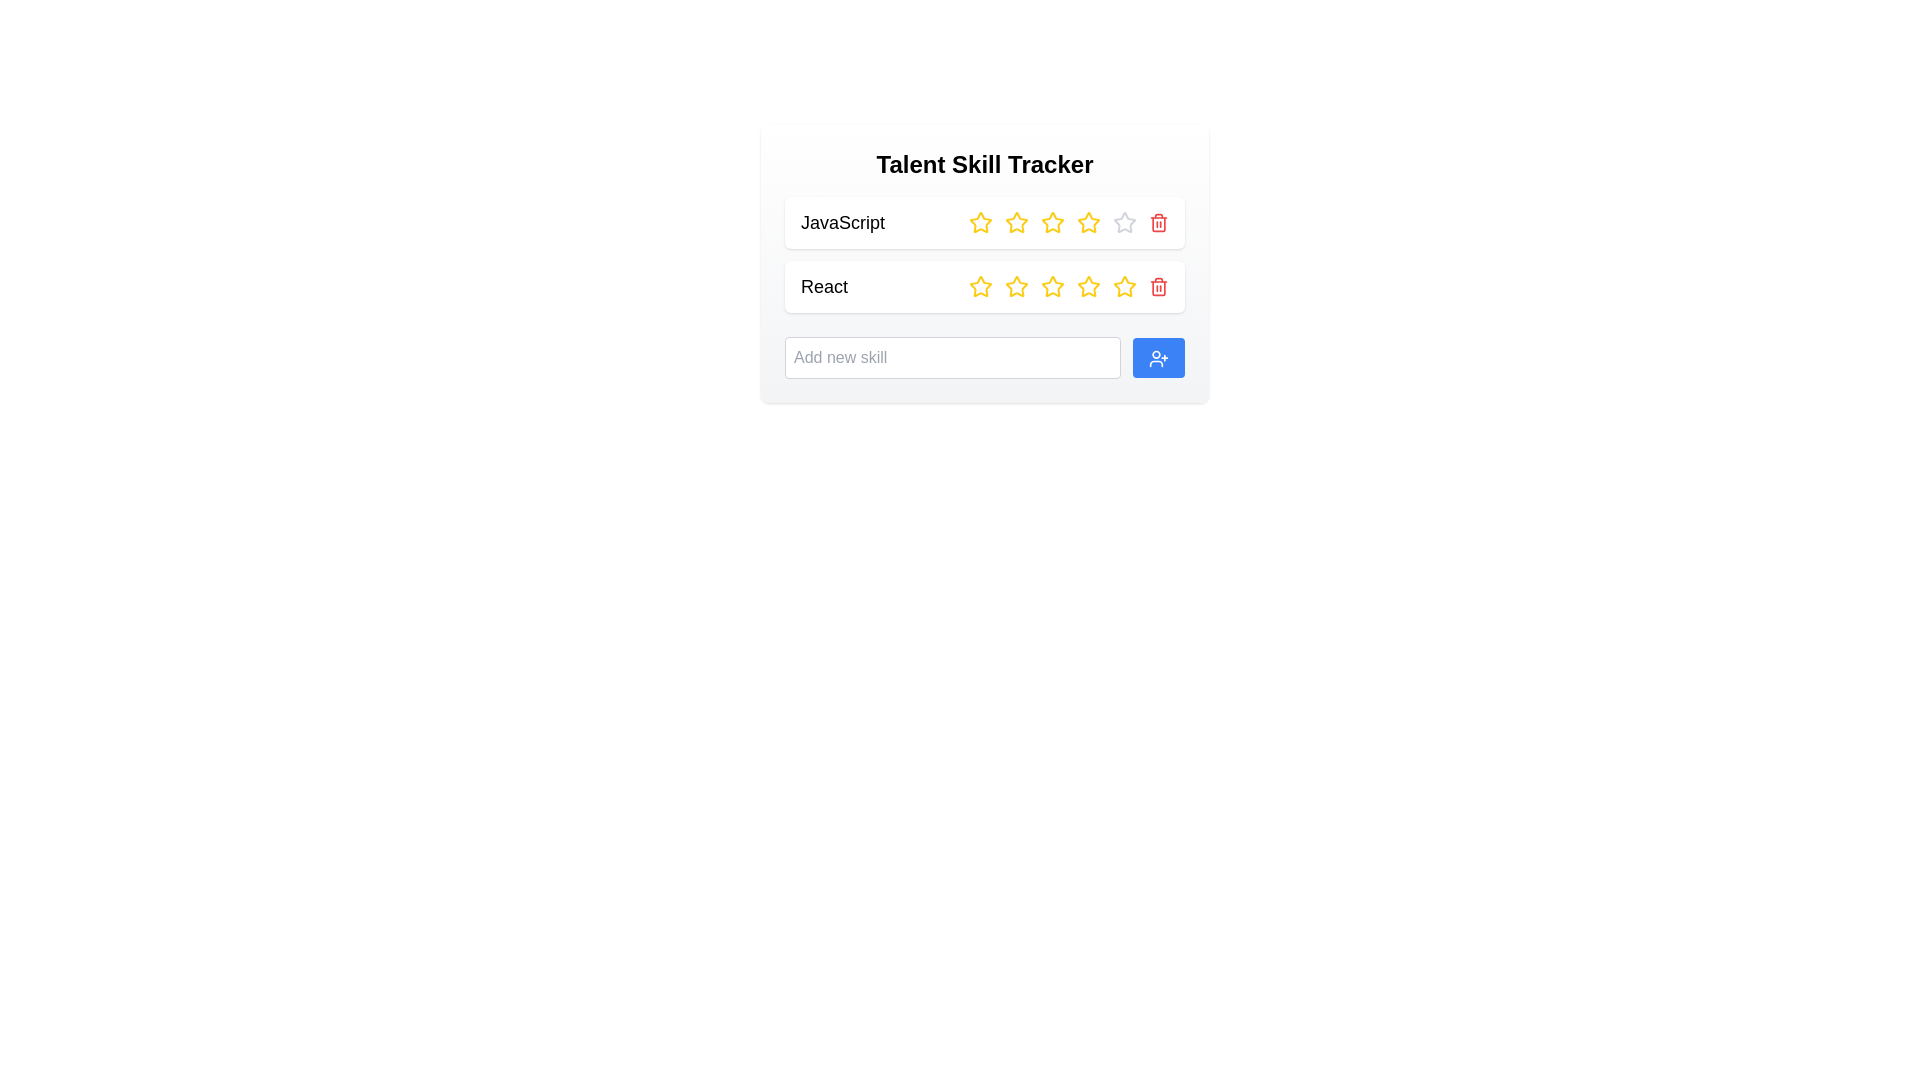  What do you see at coordinates (980, 286) in the screenshot?
I see `the yellow star icon for rating the skill 'React' in the 'Talent Skill Tracker' section to rate or select it` at bounding box center [980, 286].